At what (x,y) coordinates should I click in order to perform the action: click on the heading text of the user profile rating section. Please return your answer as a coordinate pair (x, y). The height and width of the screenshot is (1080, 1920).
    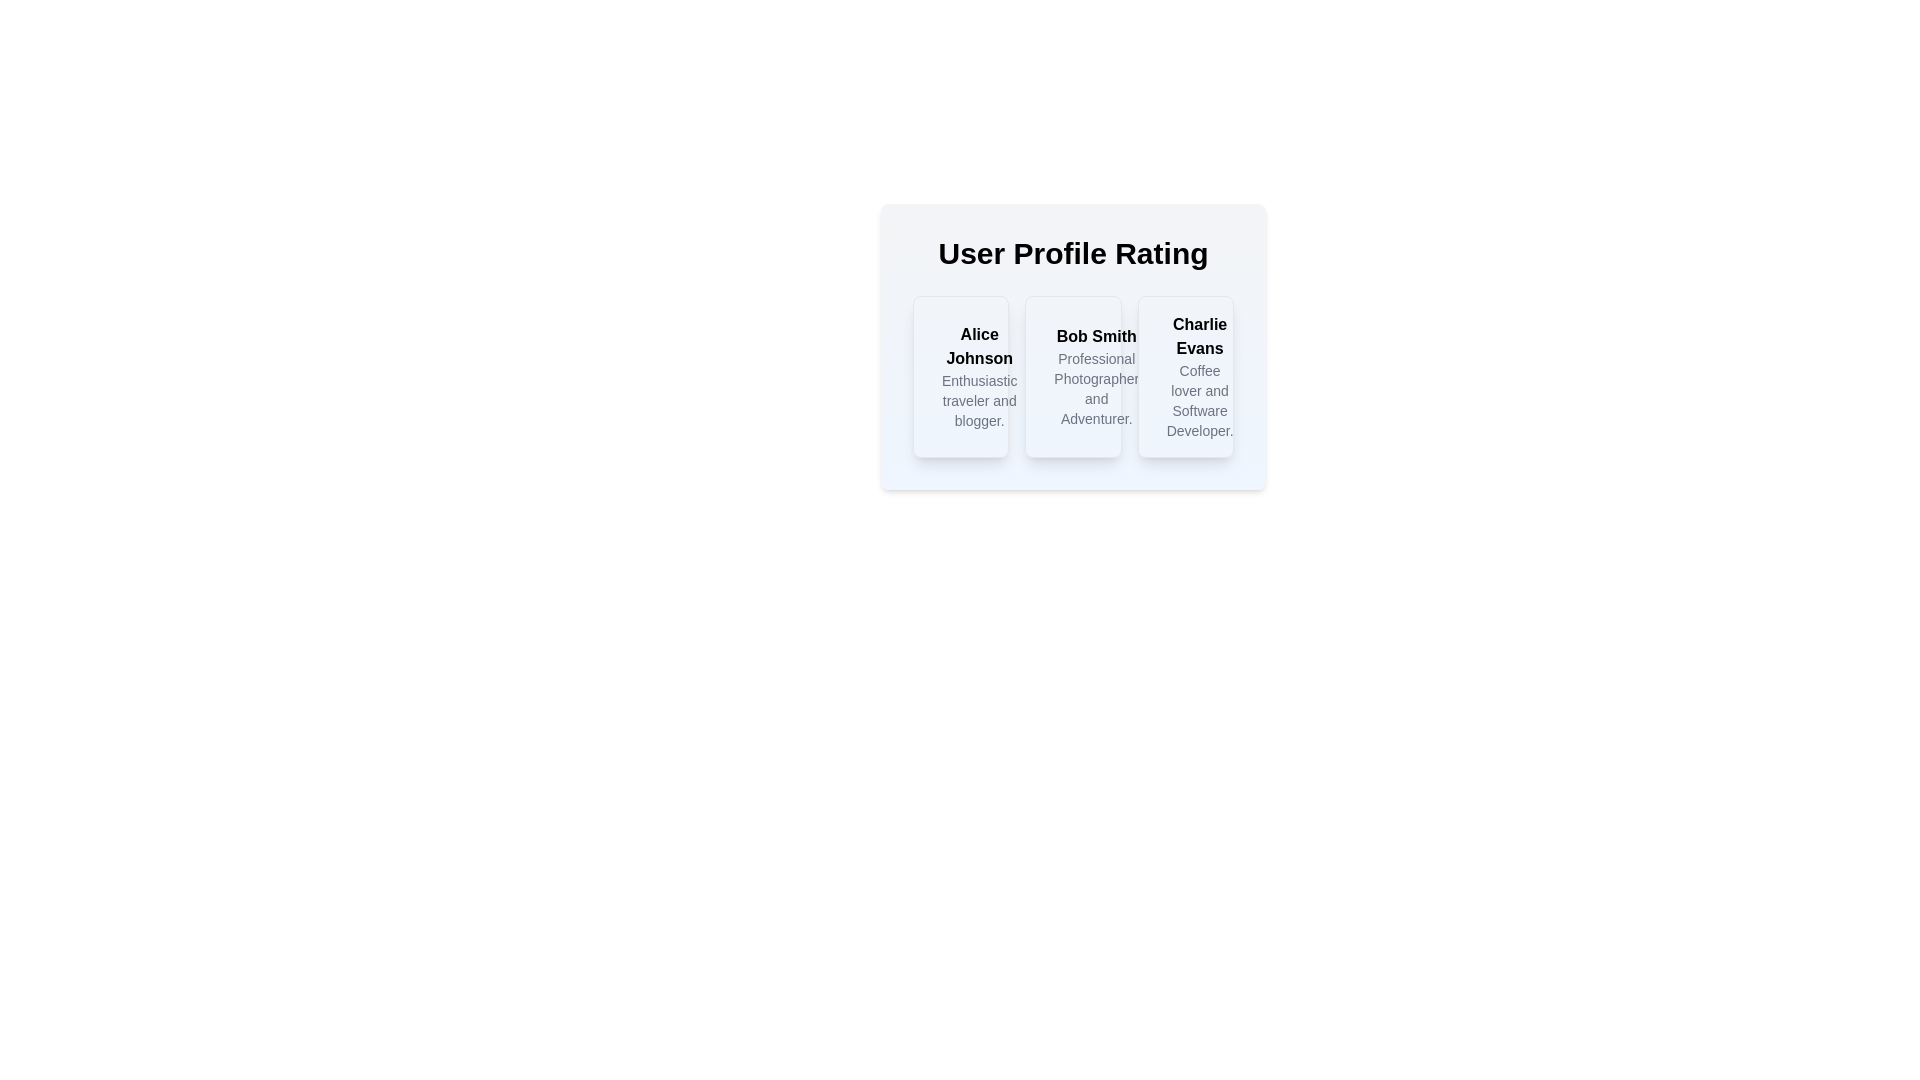
    Looking at the image, I should click on (1072, 253).